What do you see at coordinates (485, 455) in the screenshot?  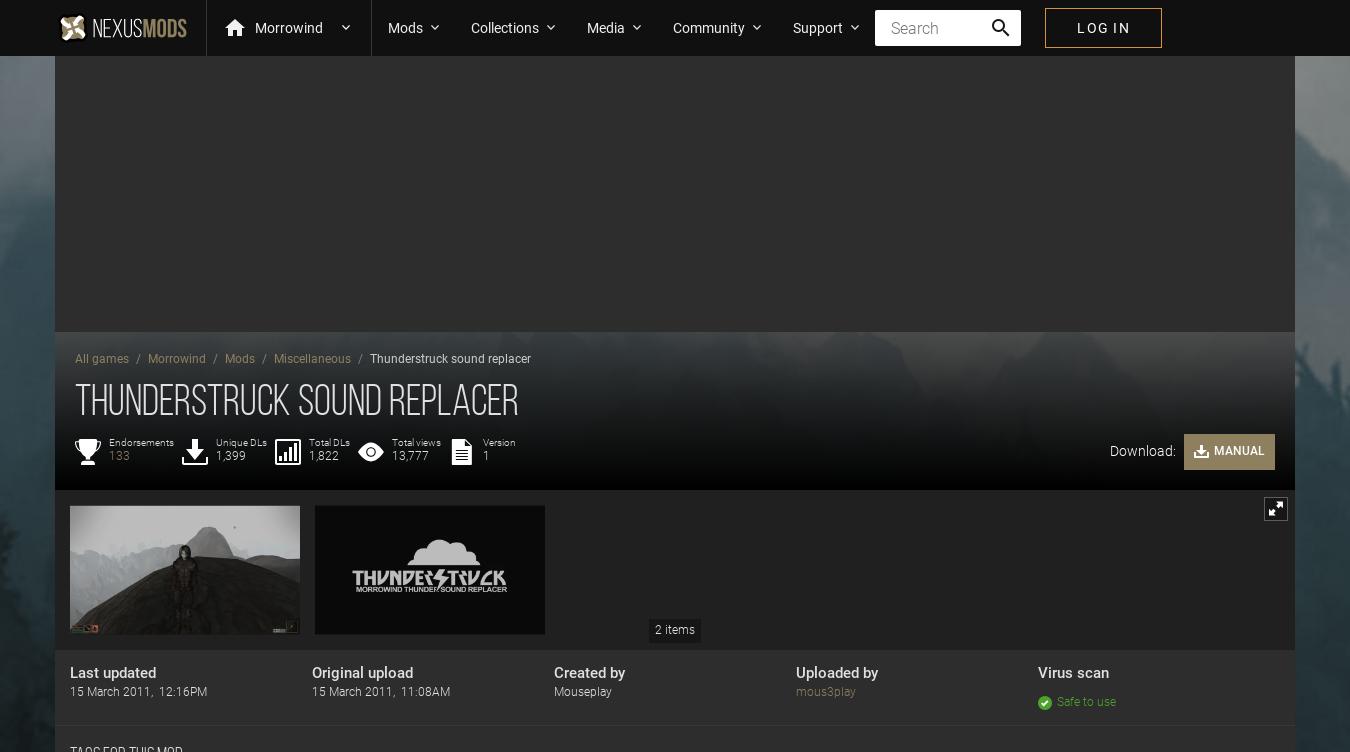 I see `'1'` at bounding box center [485, 455].